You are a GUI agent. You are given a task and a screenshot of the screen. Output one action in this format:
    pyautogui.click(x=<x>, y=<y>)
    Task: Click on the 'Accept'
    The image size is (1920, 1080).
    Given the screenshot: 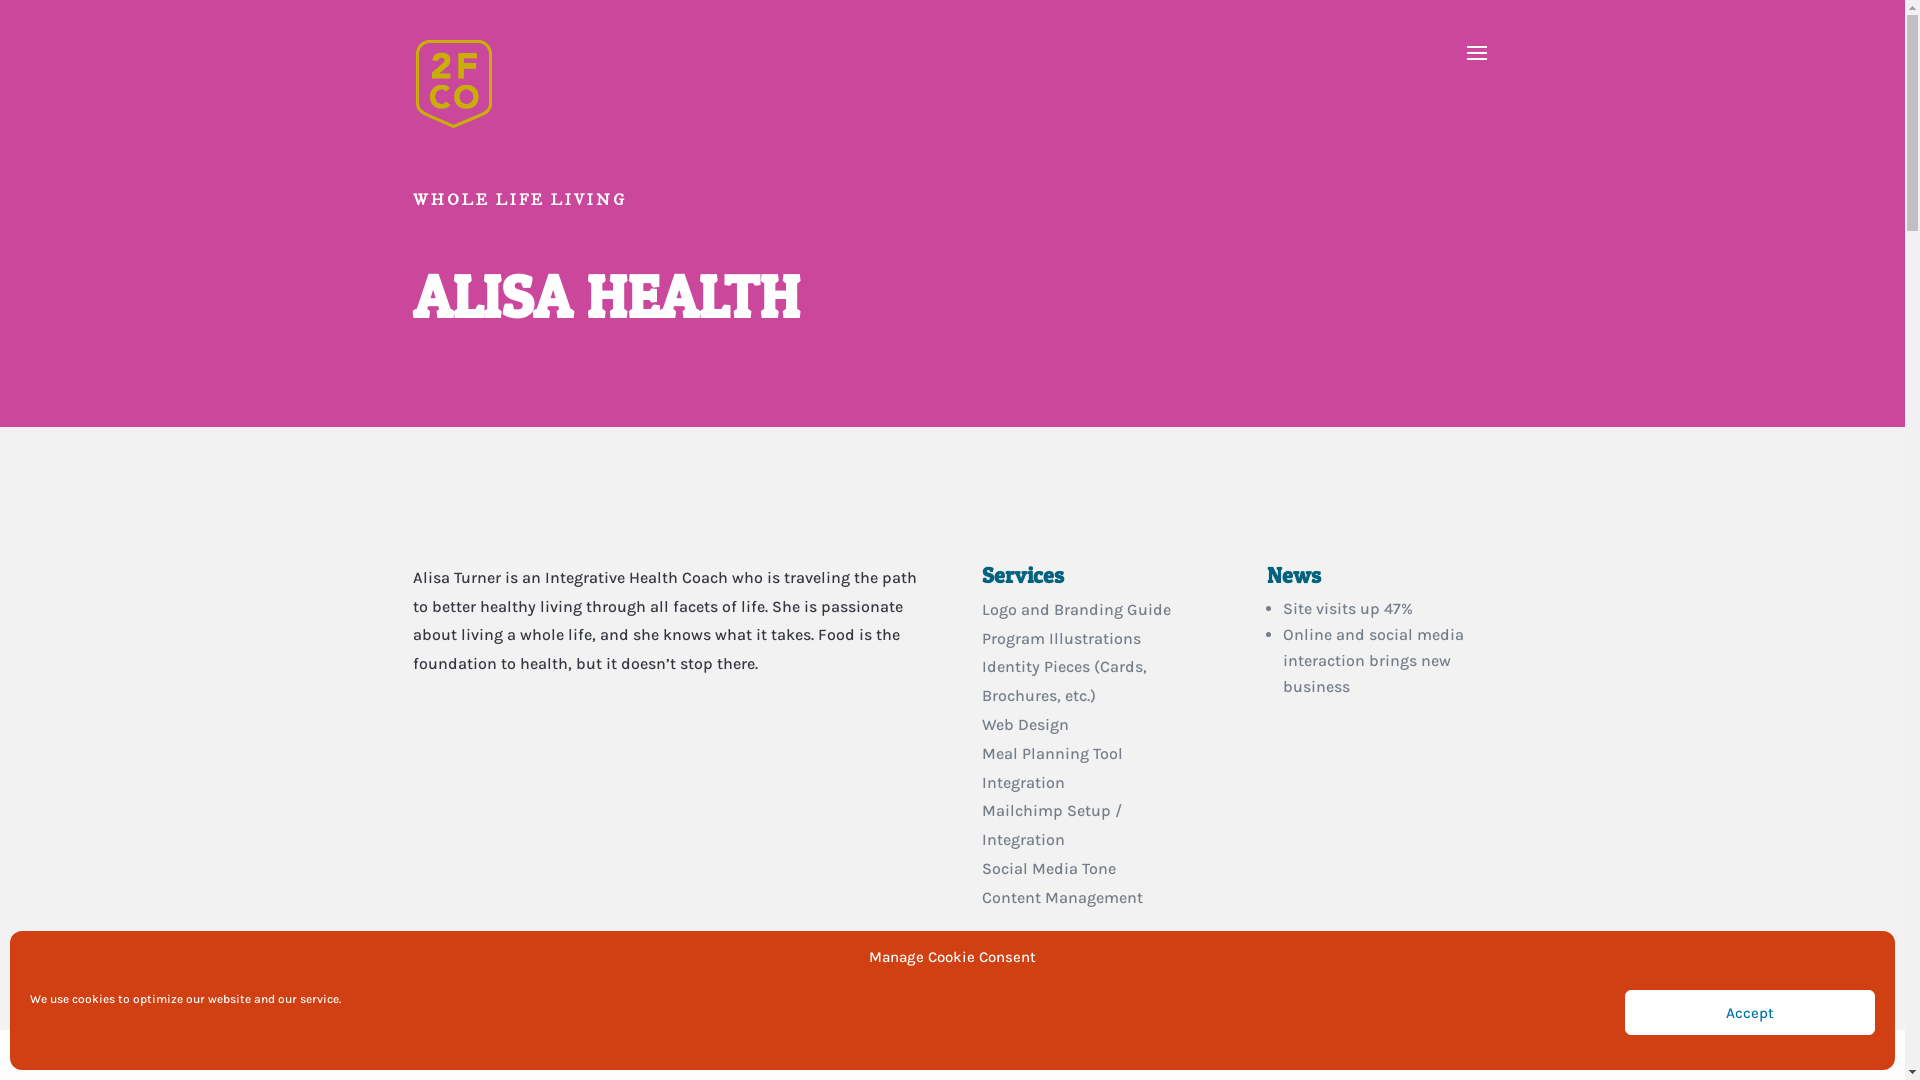 What is the action you would take?
    pyautogui.click(x=1749, y=1012)
    